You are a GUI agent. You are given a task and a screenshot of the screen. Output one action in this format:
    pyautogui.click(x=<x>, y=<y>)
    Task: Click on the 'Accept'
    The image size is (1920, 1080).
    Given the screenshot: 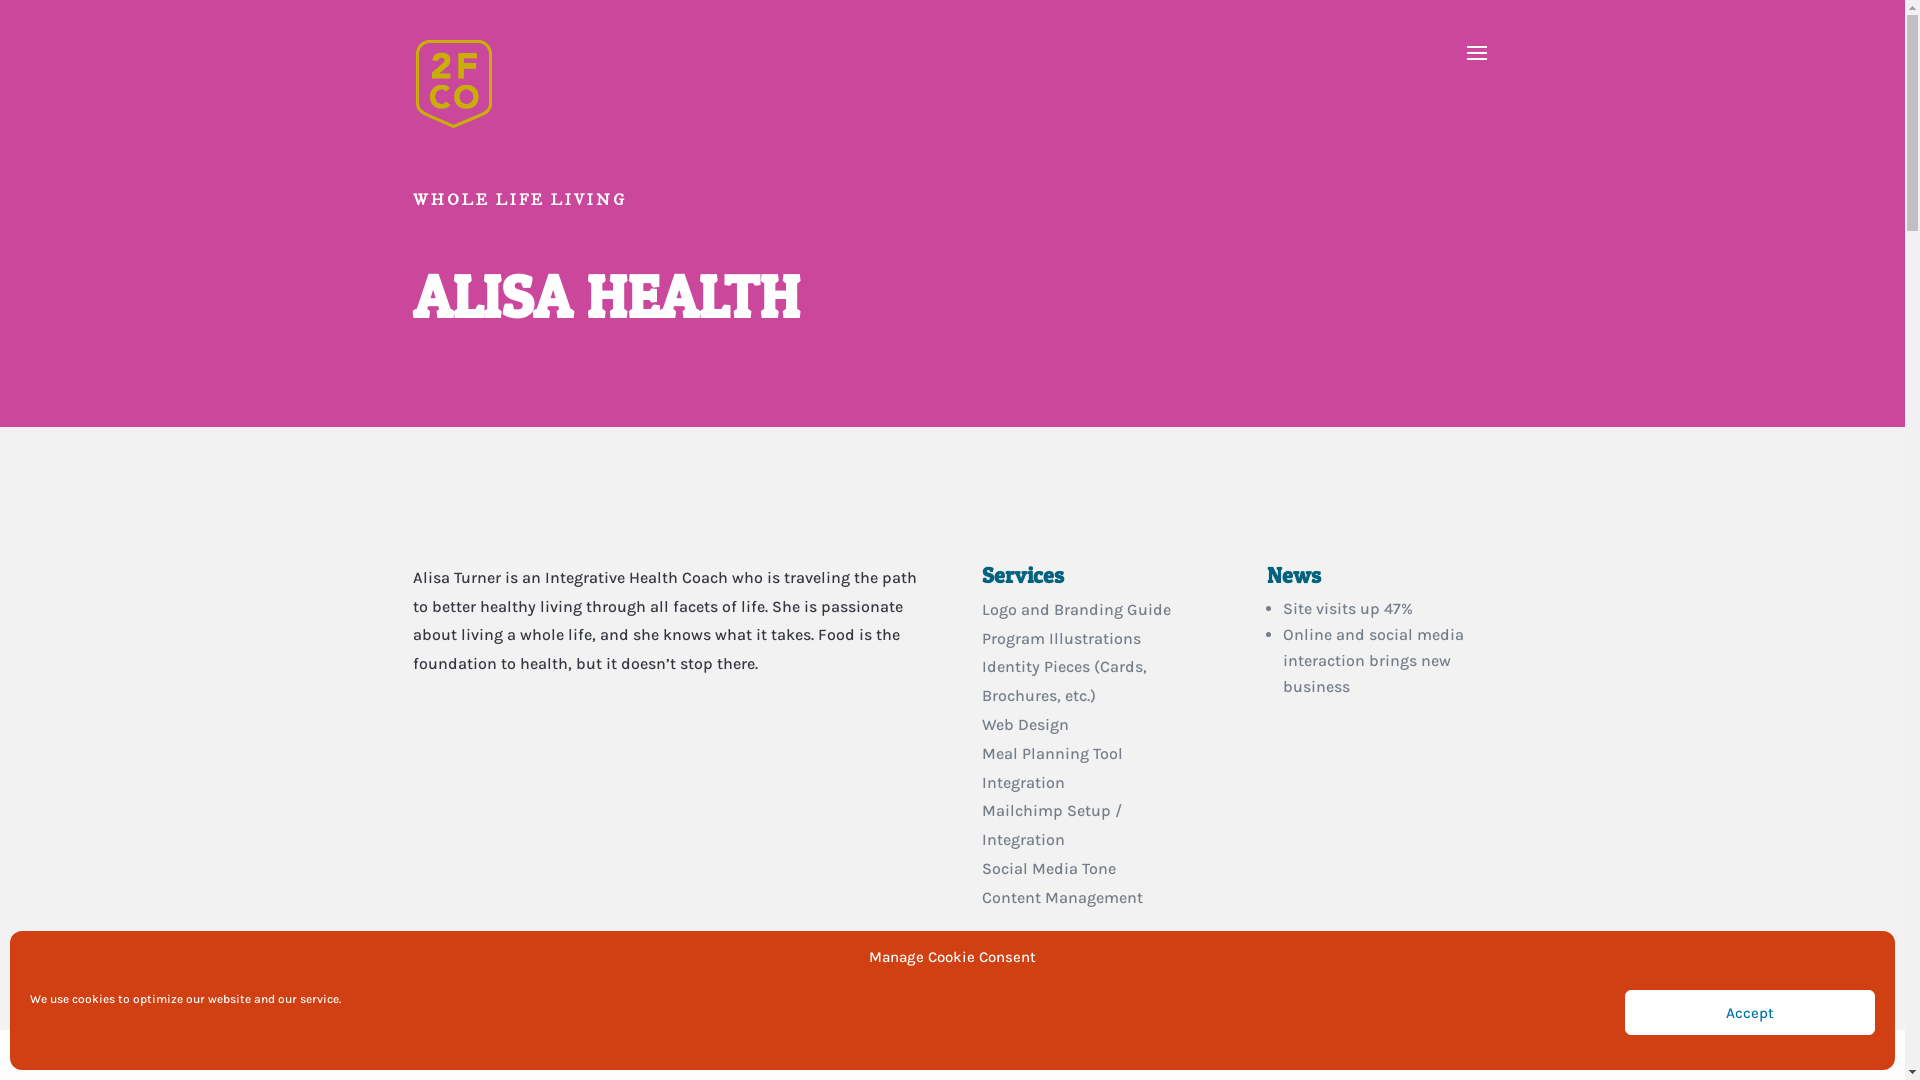 What is the action you would take?
    pyautogui.click(x=1749, y=1012)
    